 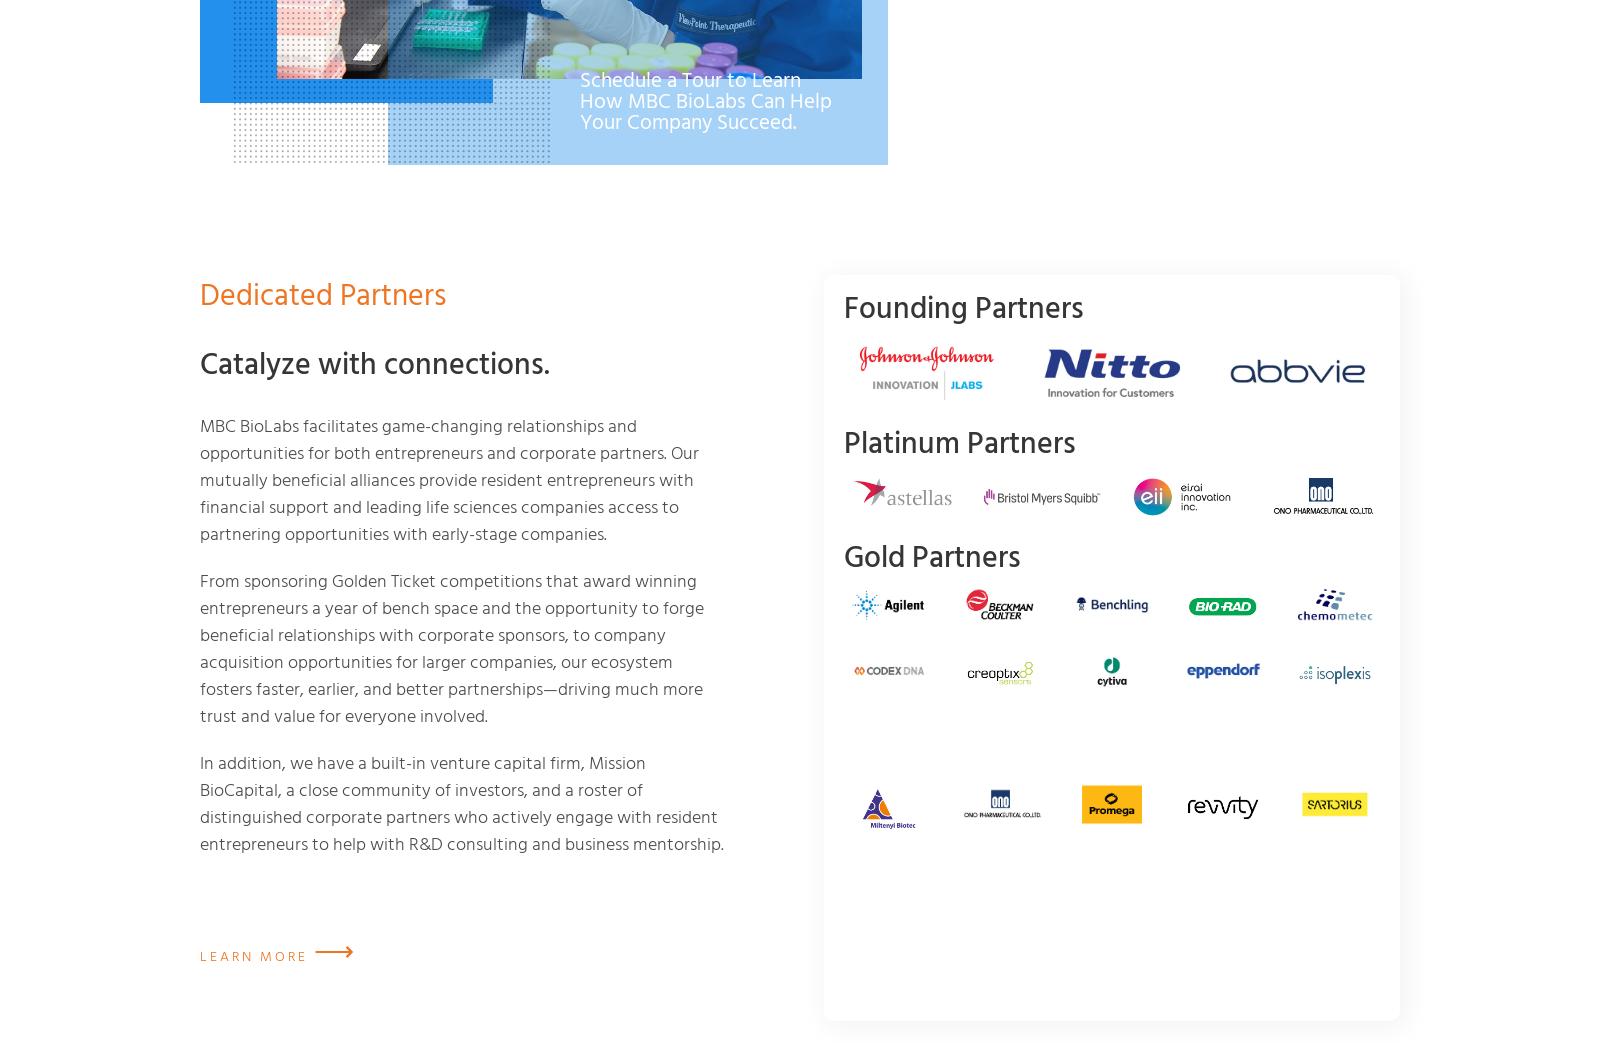 I want to click on 'Catalyze with connections.', so click(x=375, y=364).